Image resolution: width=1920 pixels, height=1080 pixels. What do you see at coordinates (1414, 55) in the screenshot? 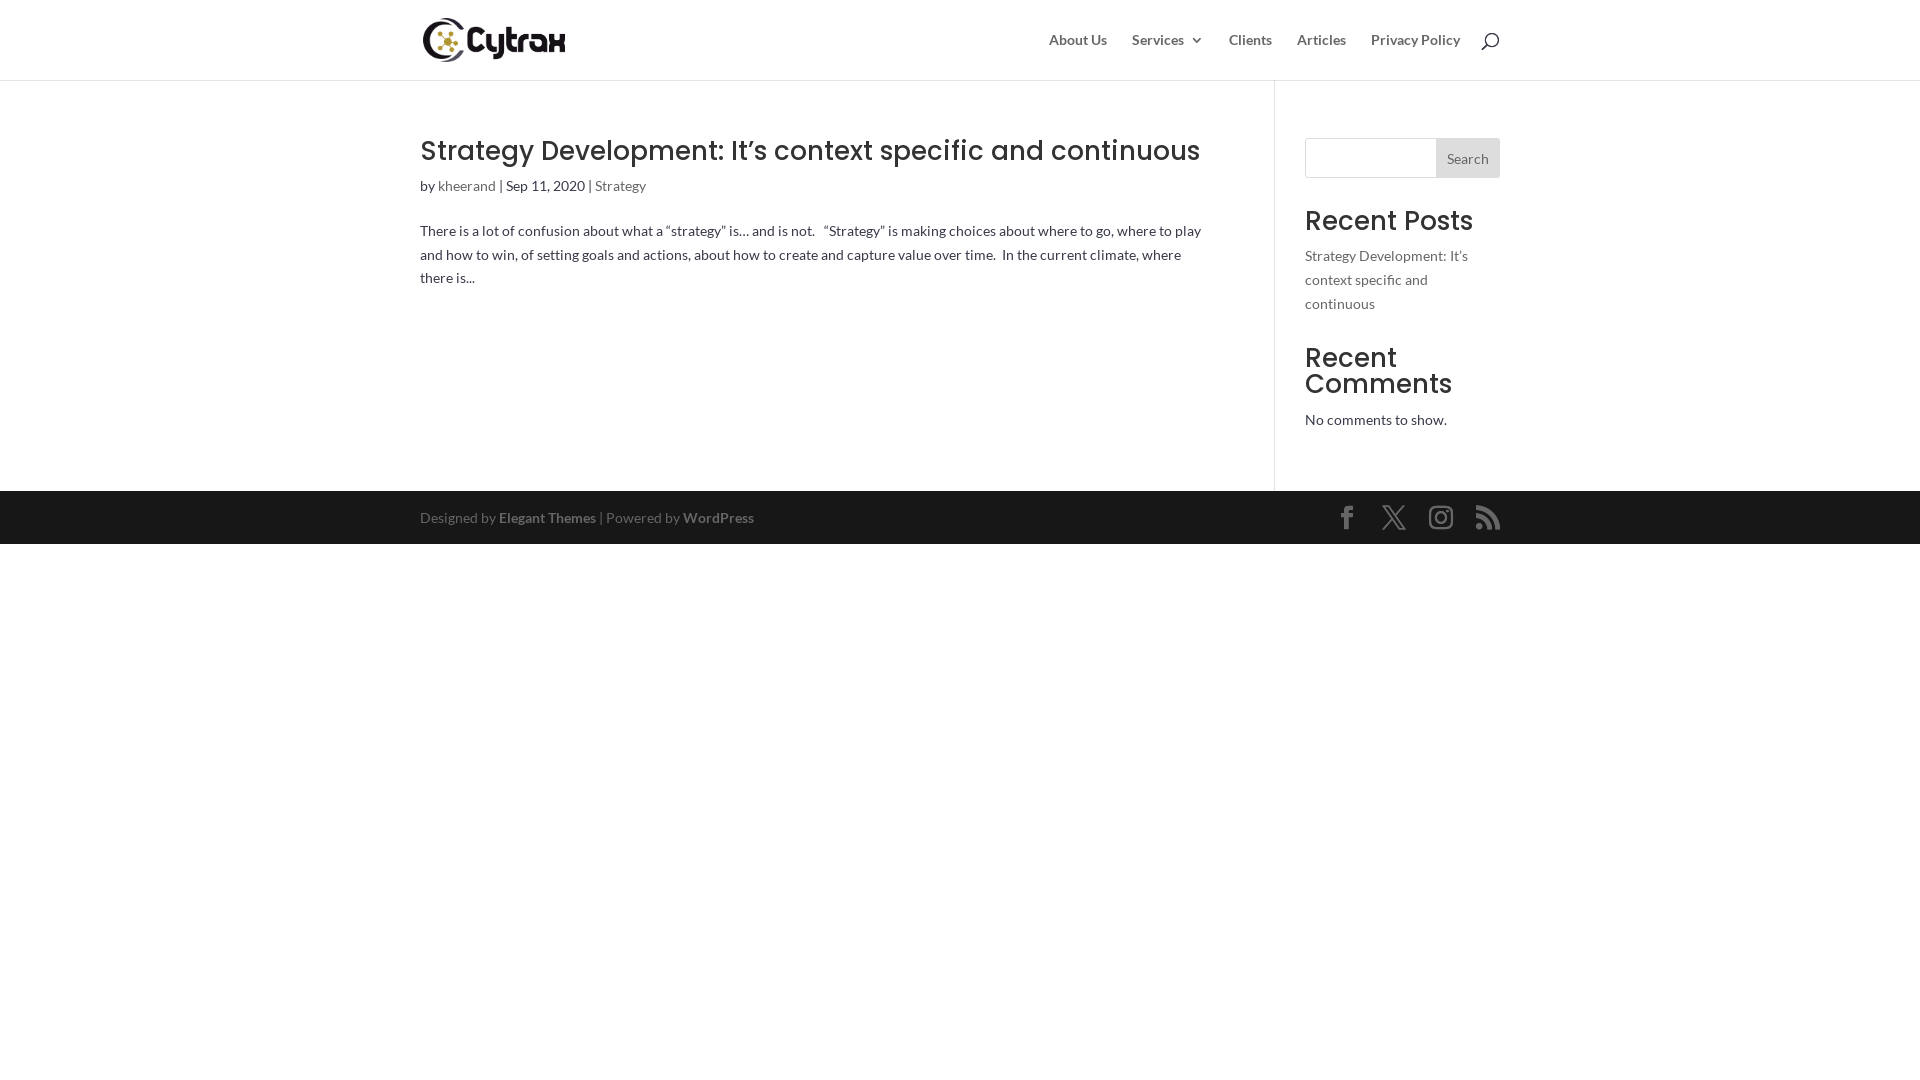
I see `'Privacy Policy'` at bounding box center [1414, 55].